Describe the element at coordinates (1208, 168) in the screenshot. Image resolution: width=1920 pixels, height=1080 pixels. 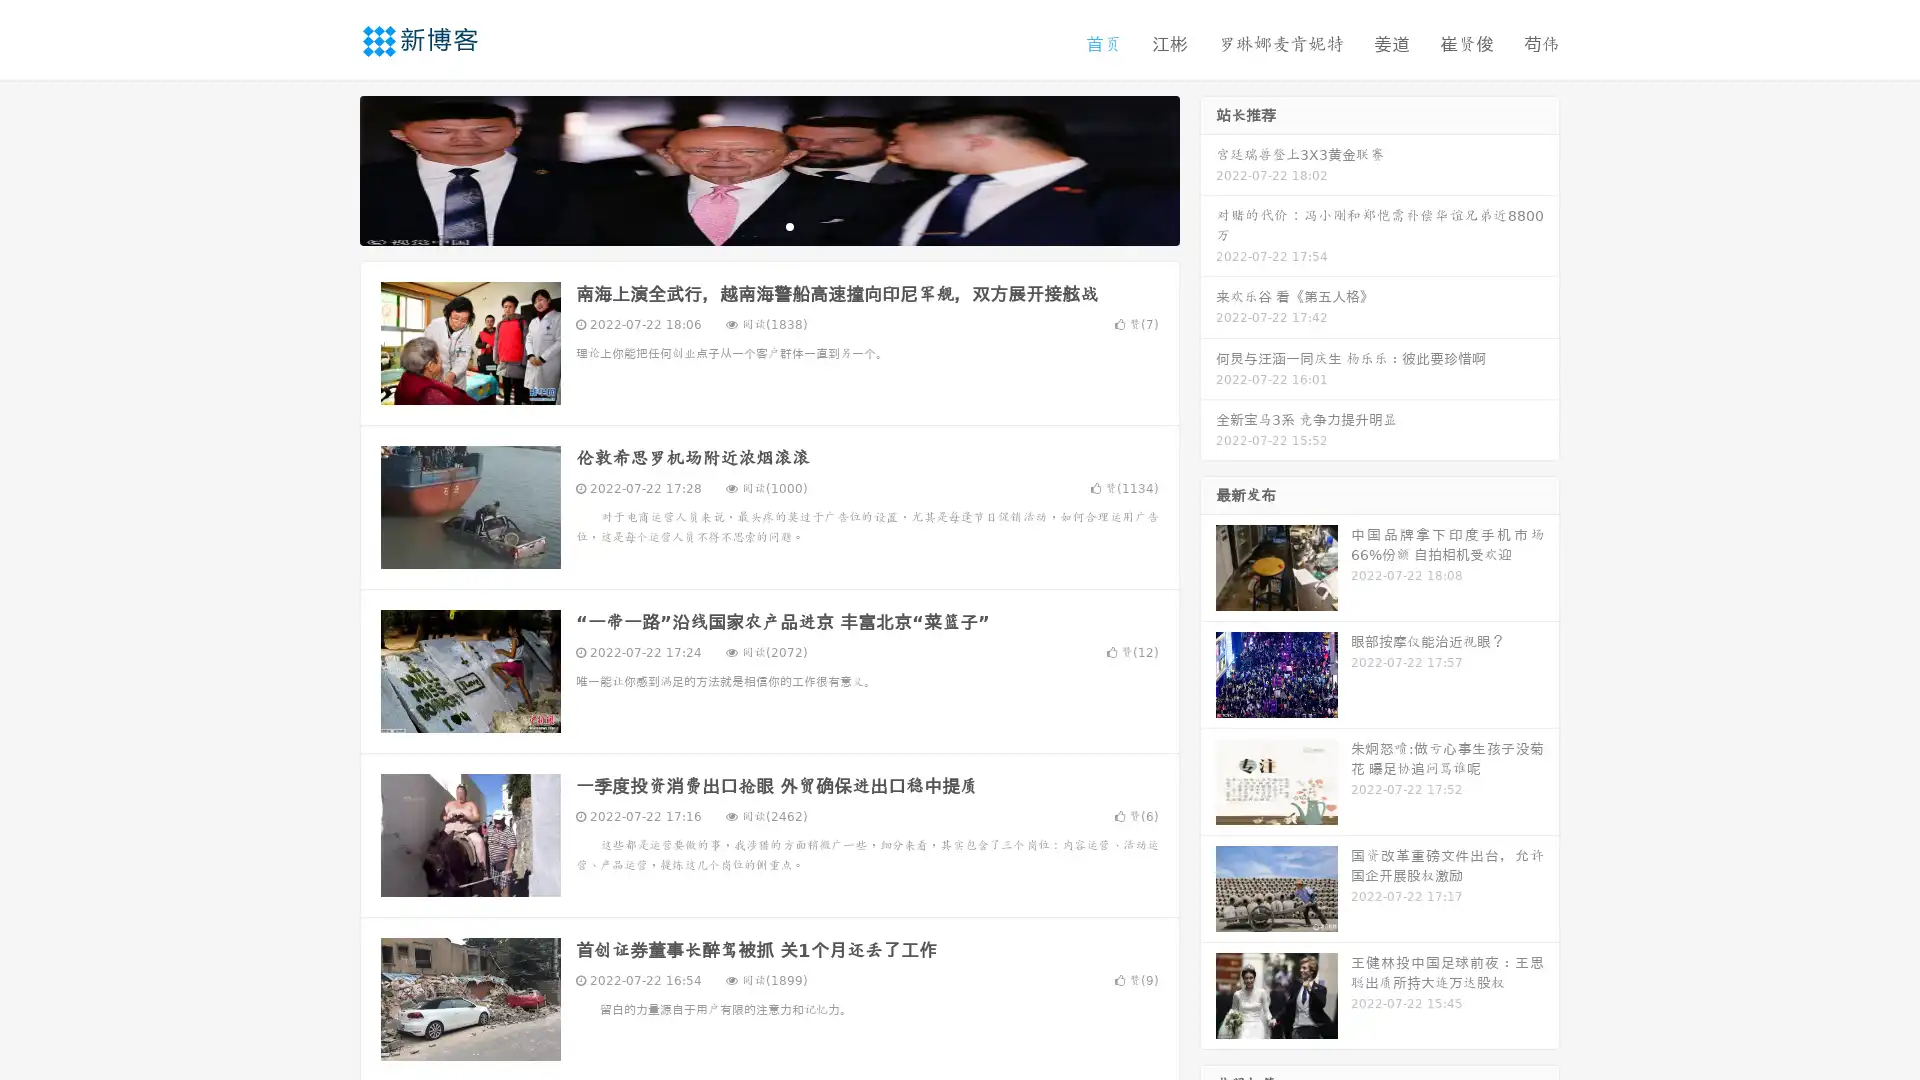
I see `Next slide` at that location.